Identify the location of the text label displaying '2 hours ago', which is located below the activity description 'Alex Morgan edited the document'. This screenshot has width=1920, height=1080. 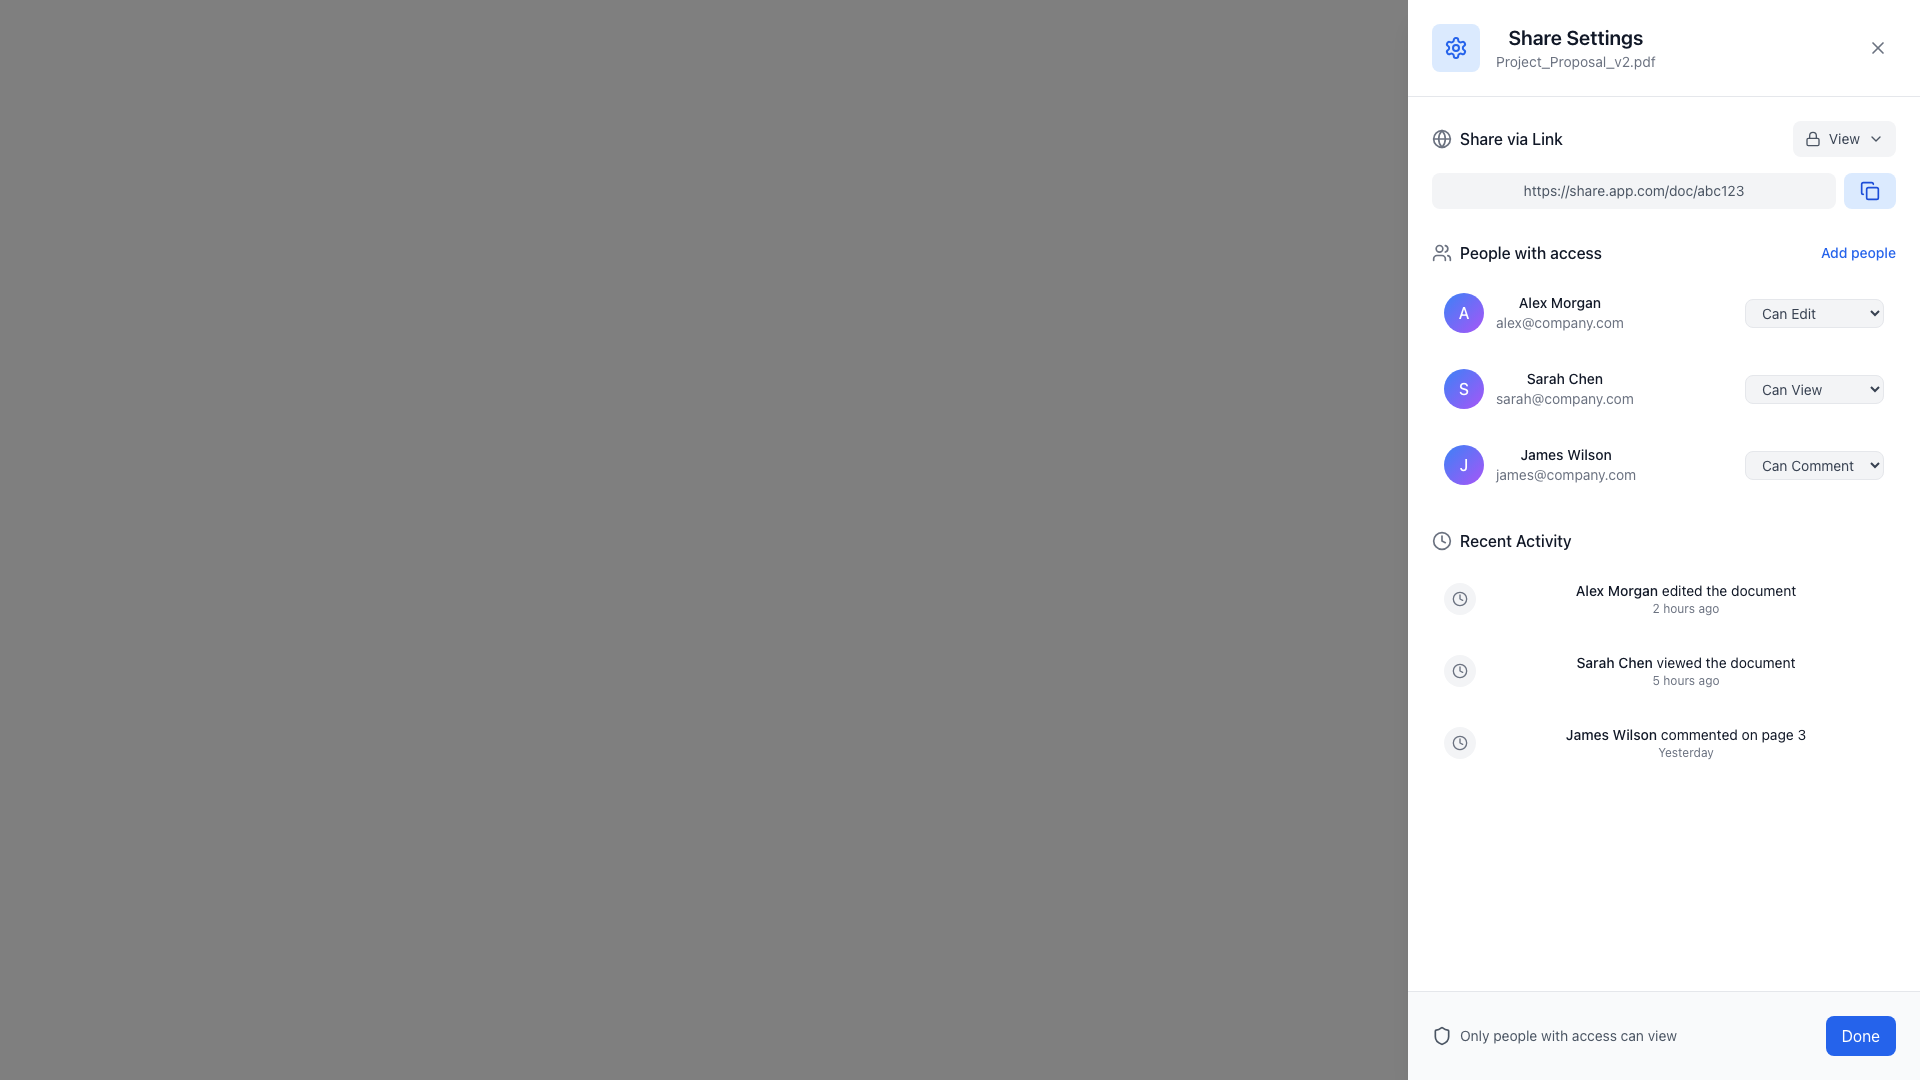
(1684, 608).